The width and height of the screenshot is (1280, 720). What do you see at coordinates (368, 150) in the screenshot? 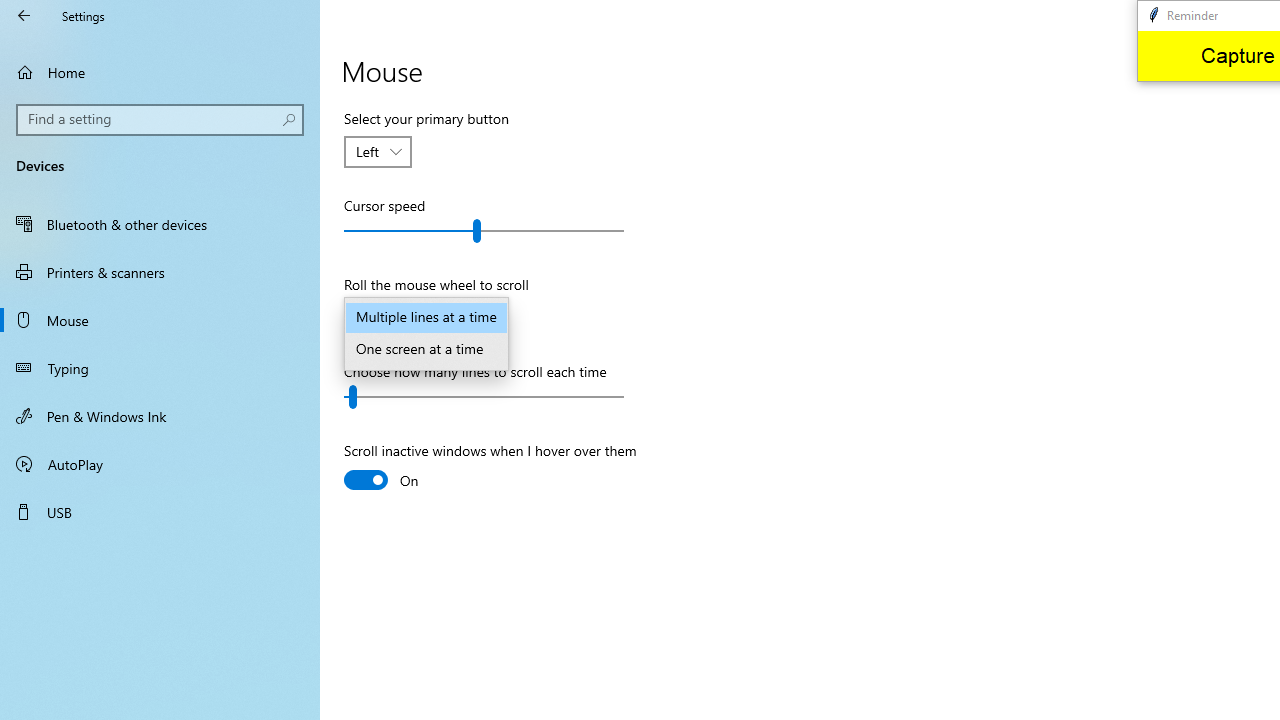
I see `'Left'` at bounding box center [368, 150].